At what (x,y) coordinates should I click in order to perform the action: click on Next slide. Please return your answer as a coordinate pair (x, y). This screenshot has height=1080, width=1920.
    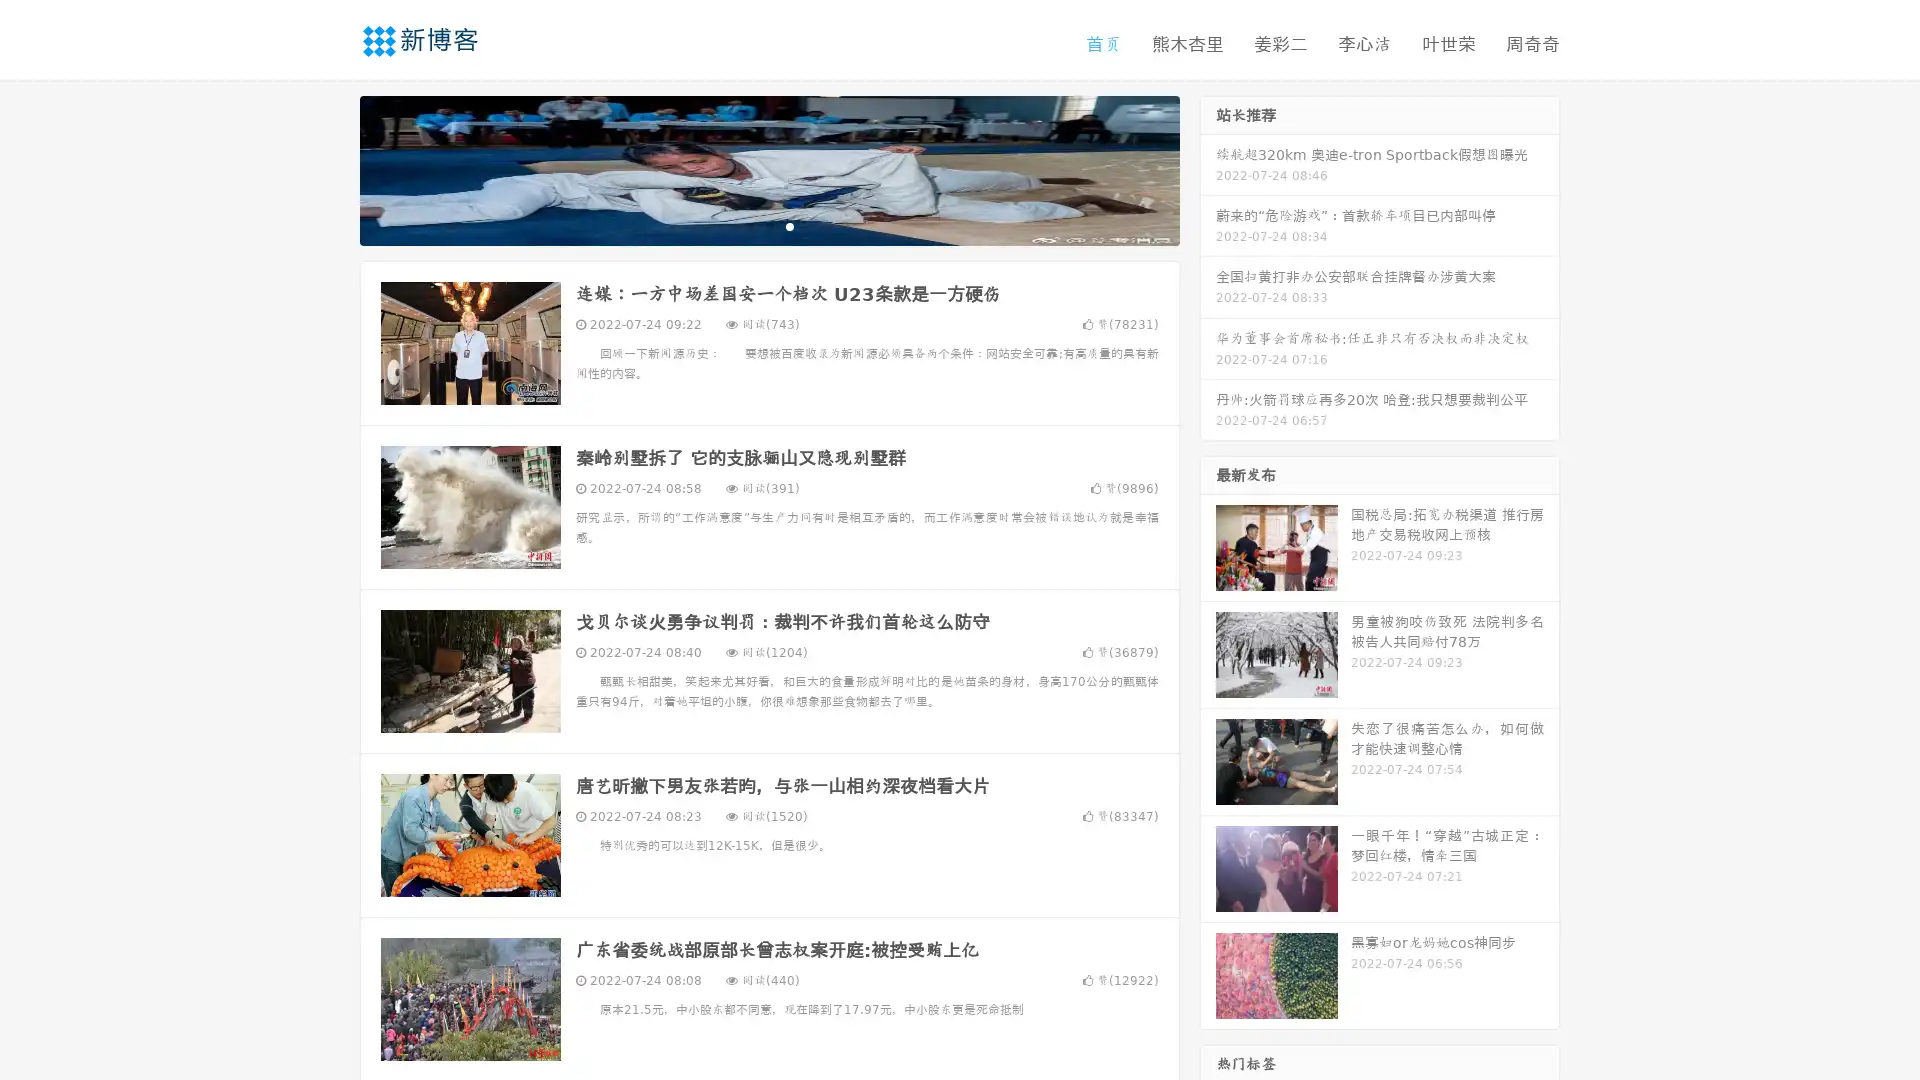
    Looking at the image, I should click on (1208, 168).